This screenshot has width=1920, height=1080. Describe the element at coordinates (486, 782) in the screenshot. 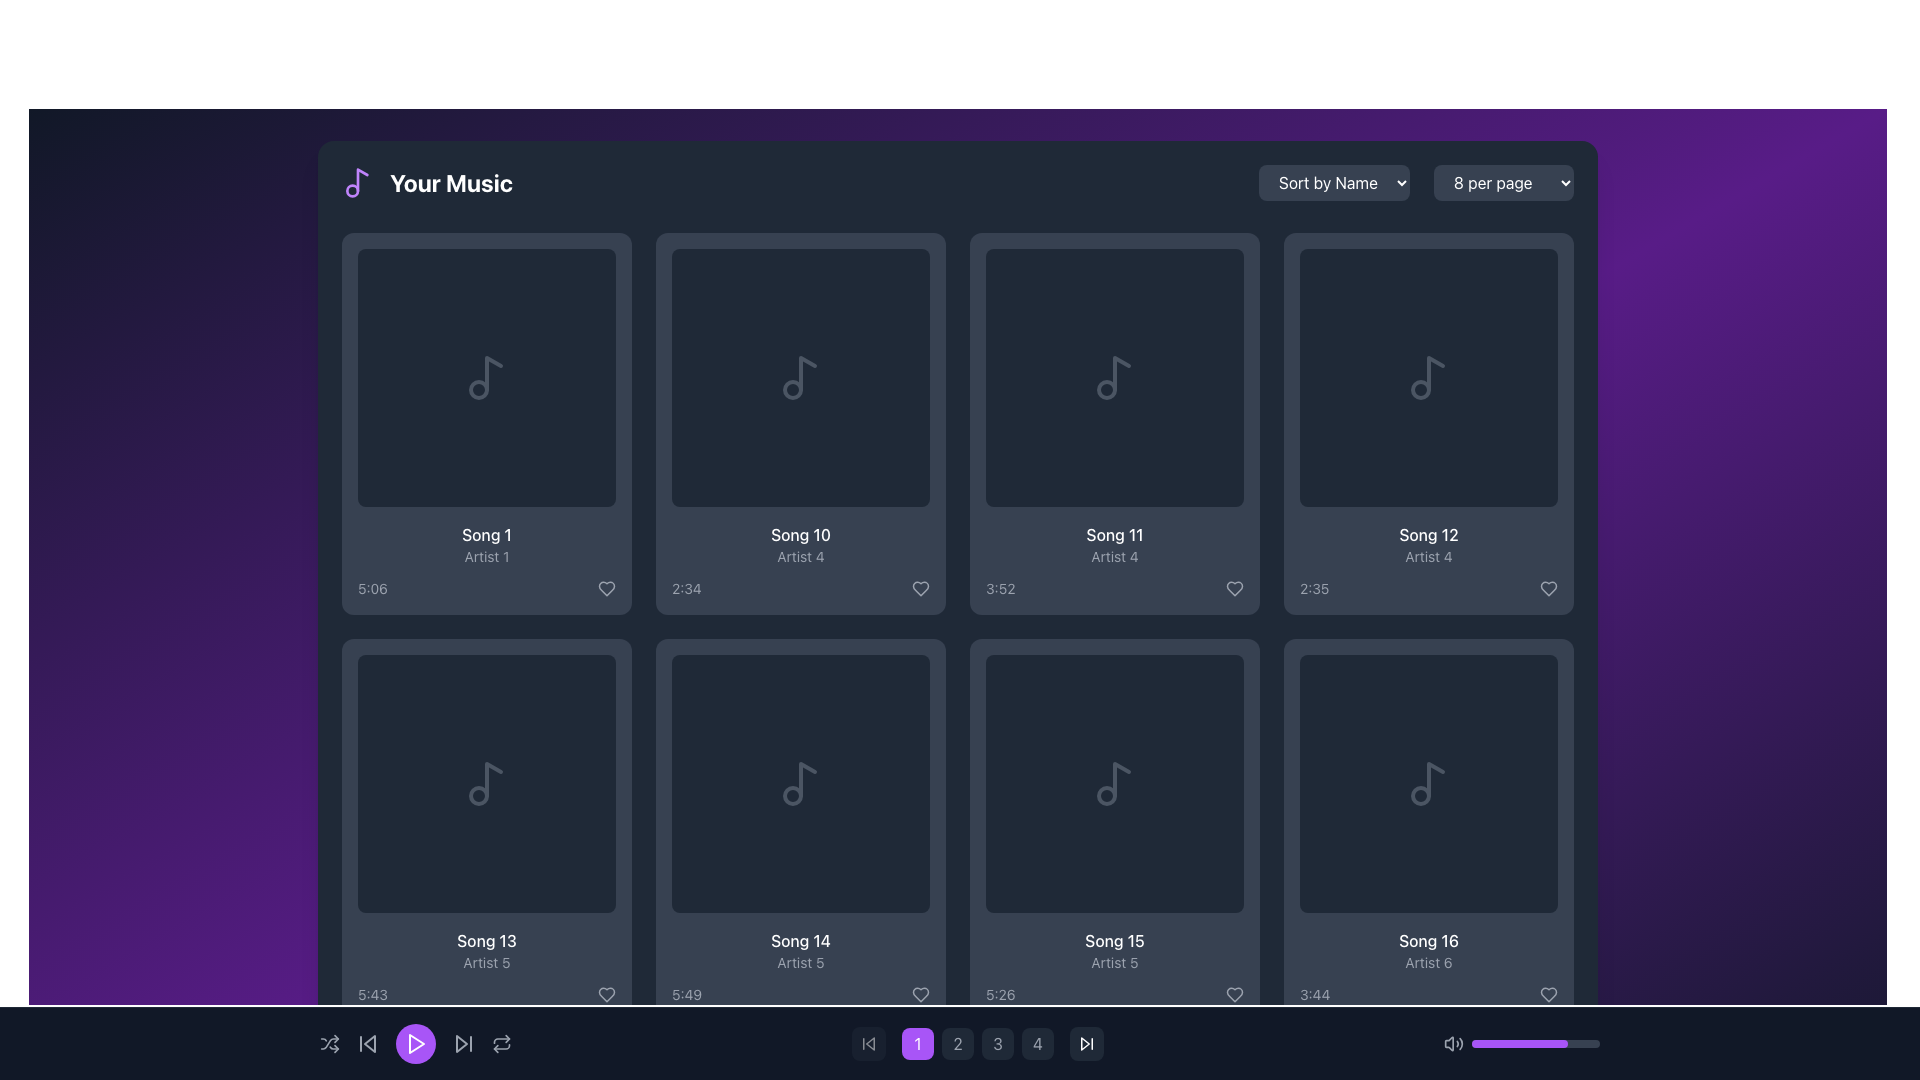

I see `the play button for 'Song 13' by 'Artist 5' located within the music library interface` at that location.